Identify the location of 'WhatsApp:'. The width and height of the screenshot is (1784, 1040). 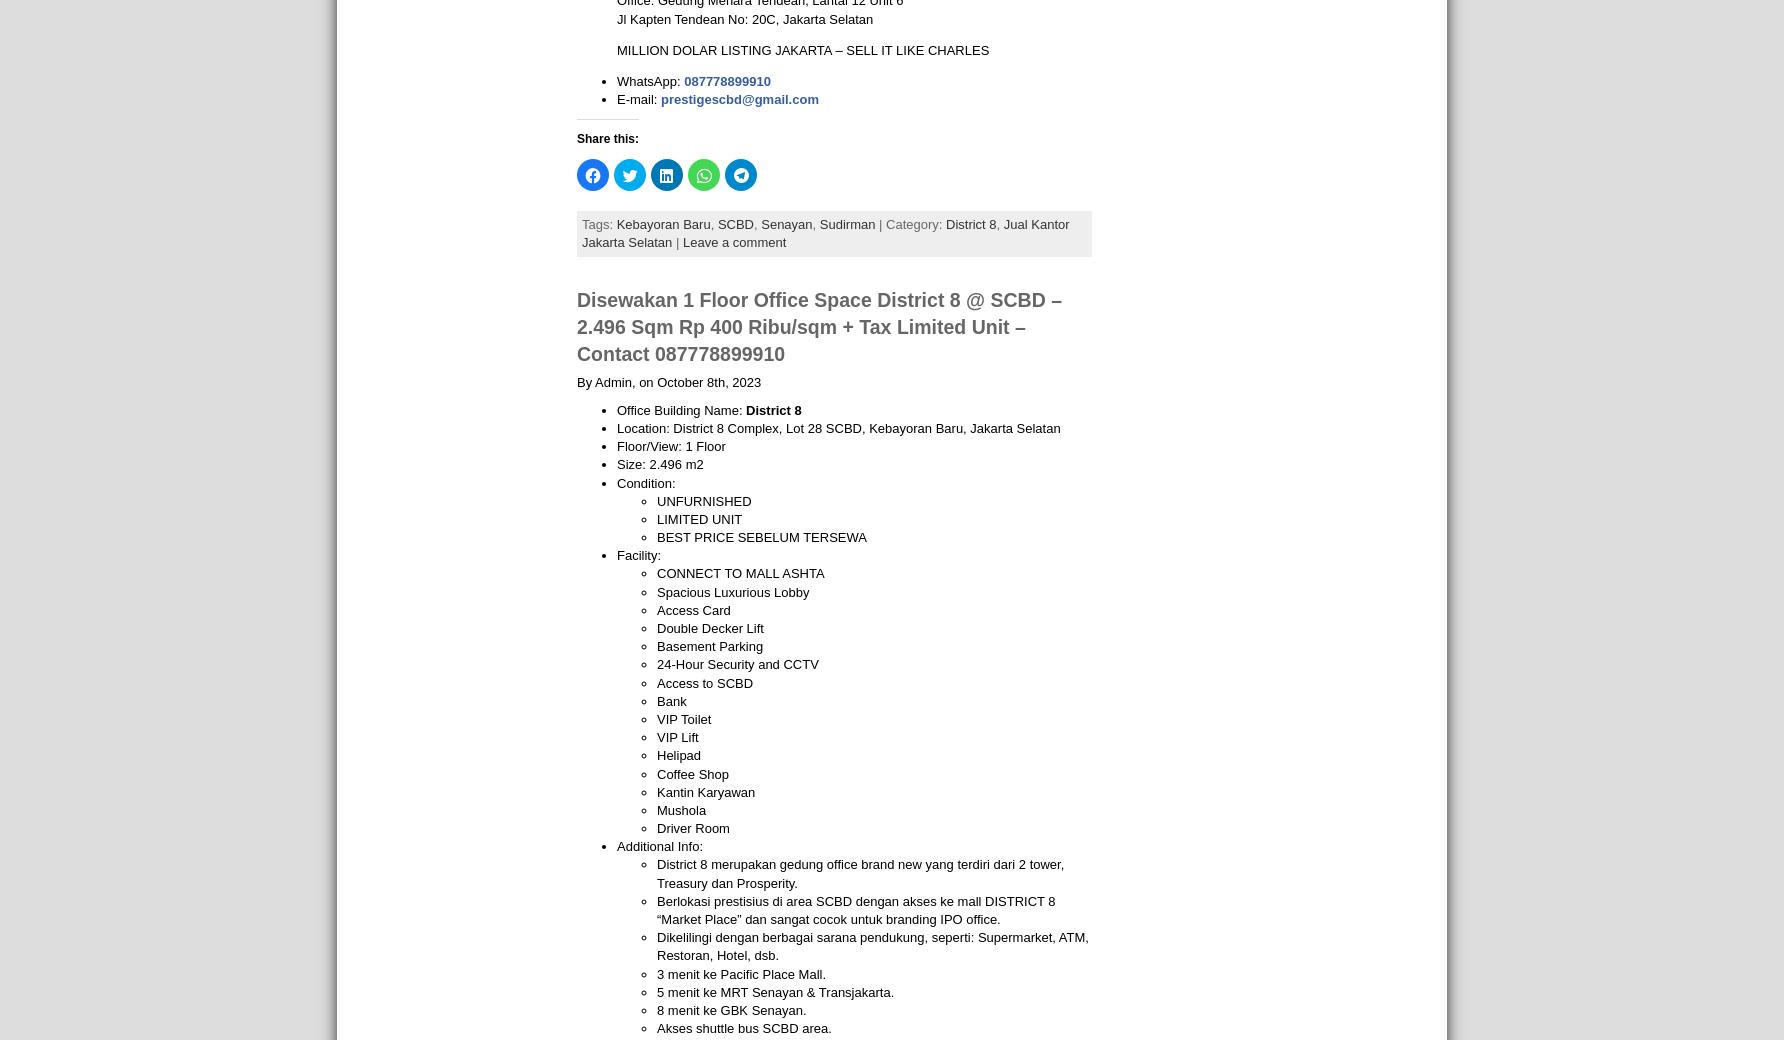
(649, 79).